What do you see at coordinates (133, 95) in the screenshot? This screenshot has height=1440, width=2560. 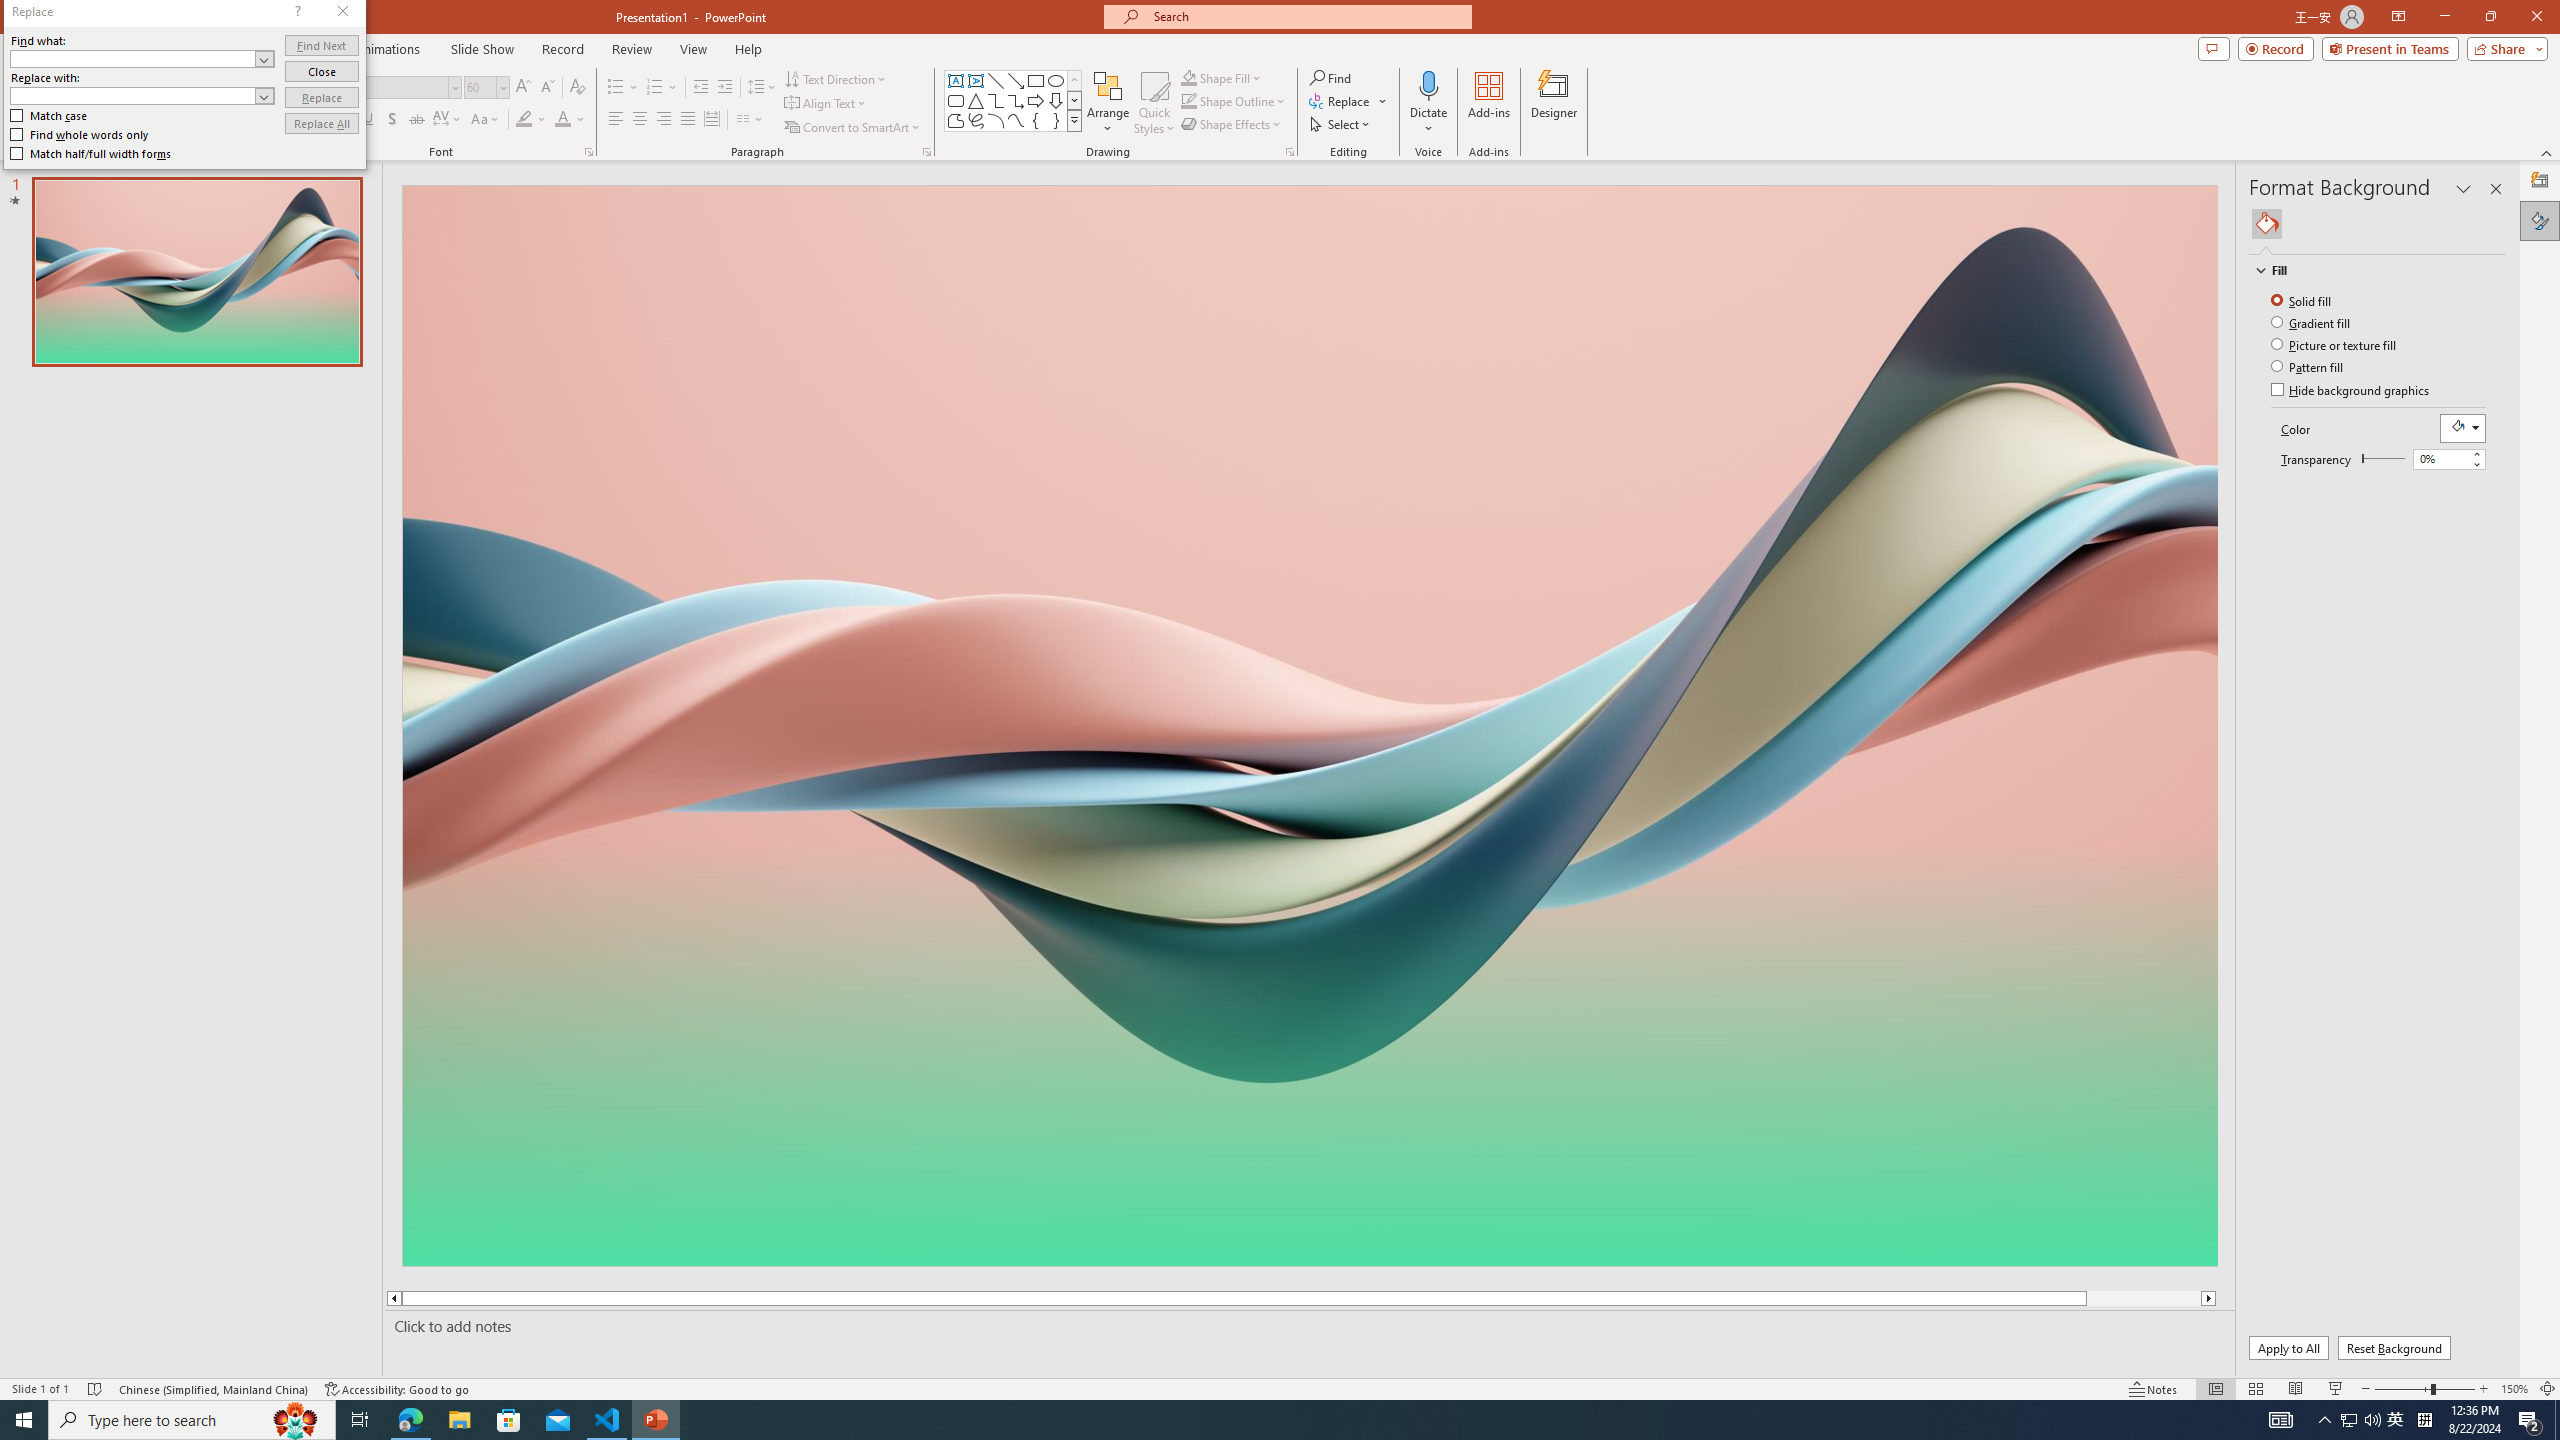 I see `'Replace with'` at bounding box center [133, 95].